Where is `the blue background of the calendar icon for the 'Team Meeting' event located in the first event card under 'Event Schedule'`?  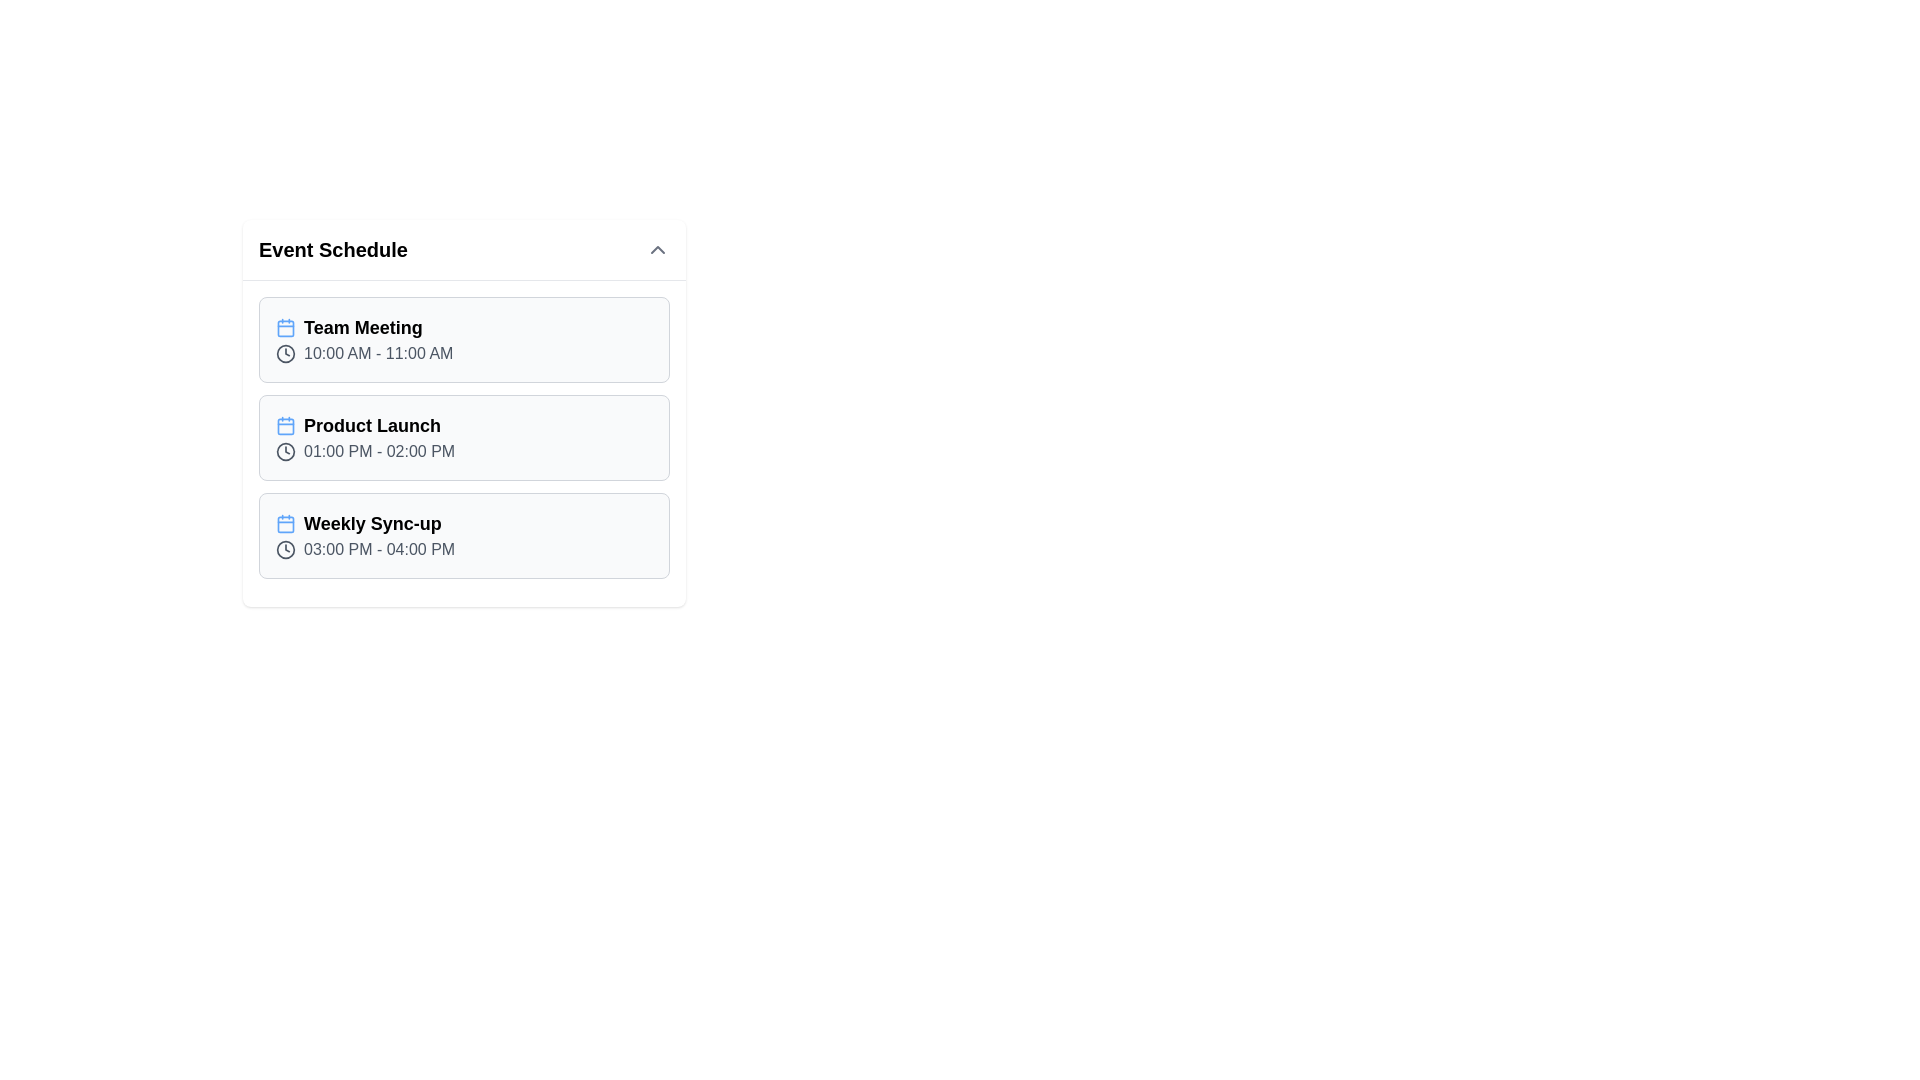
the blue background of the calendar icon for the 'Team Meeting' event located in the first event card under 'Event Schedule' is located at coordinates (285, 326).